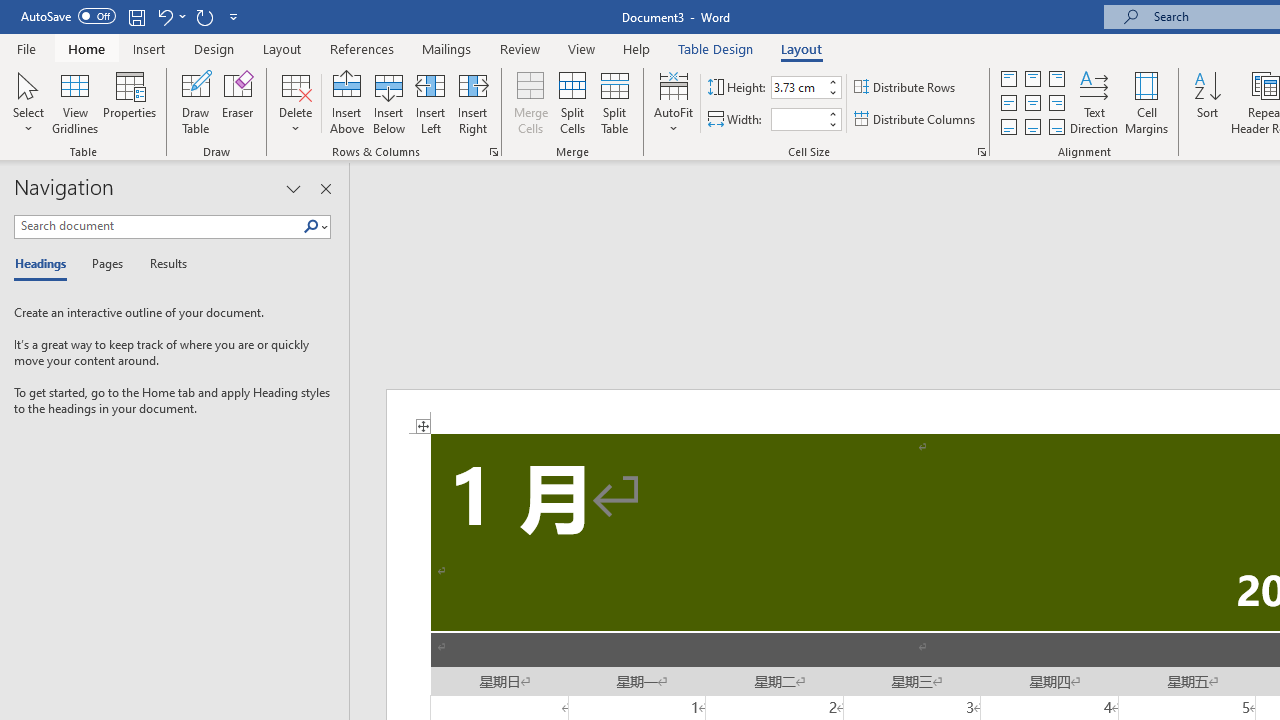 The width and height of the screenshot is (1280, 720). Describe the element at coordinates (530, 103) in the screenshot. I see `'Merge Cells'` at that location.